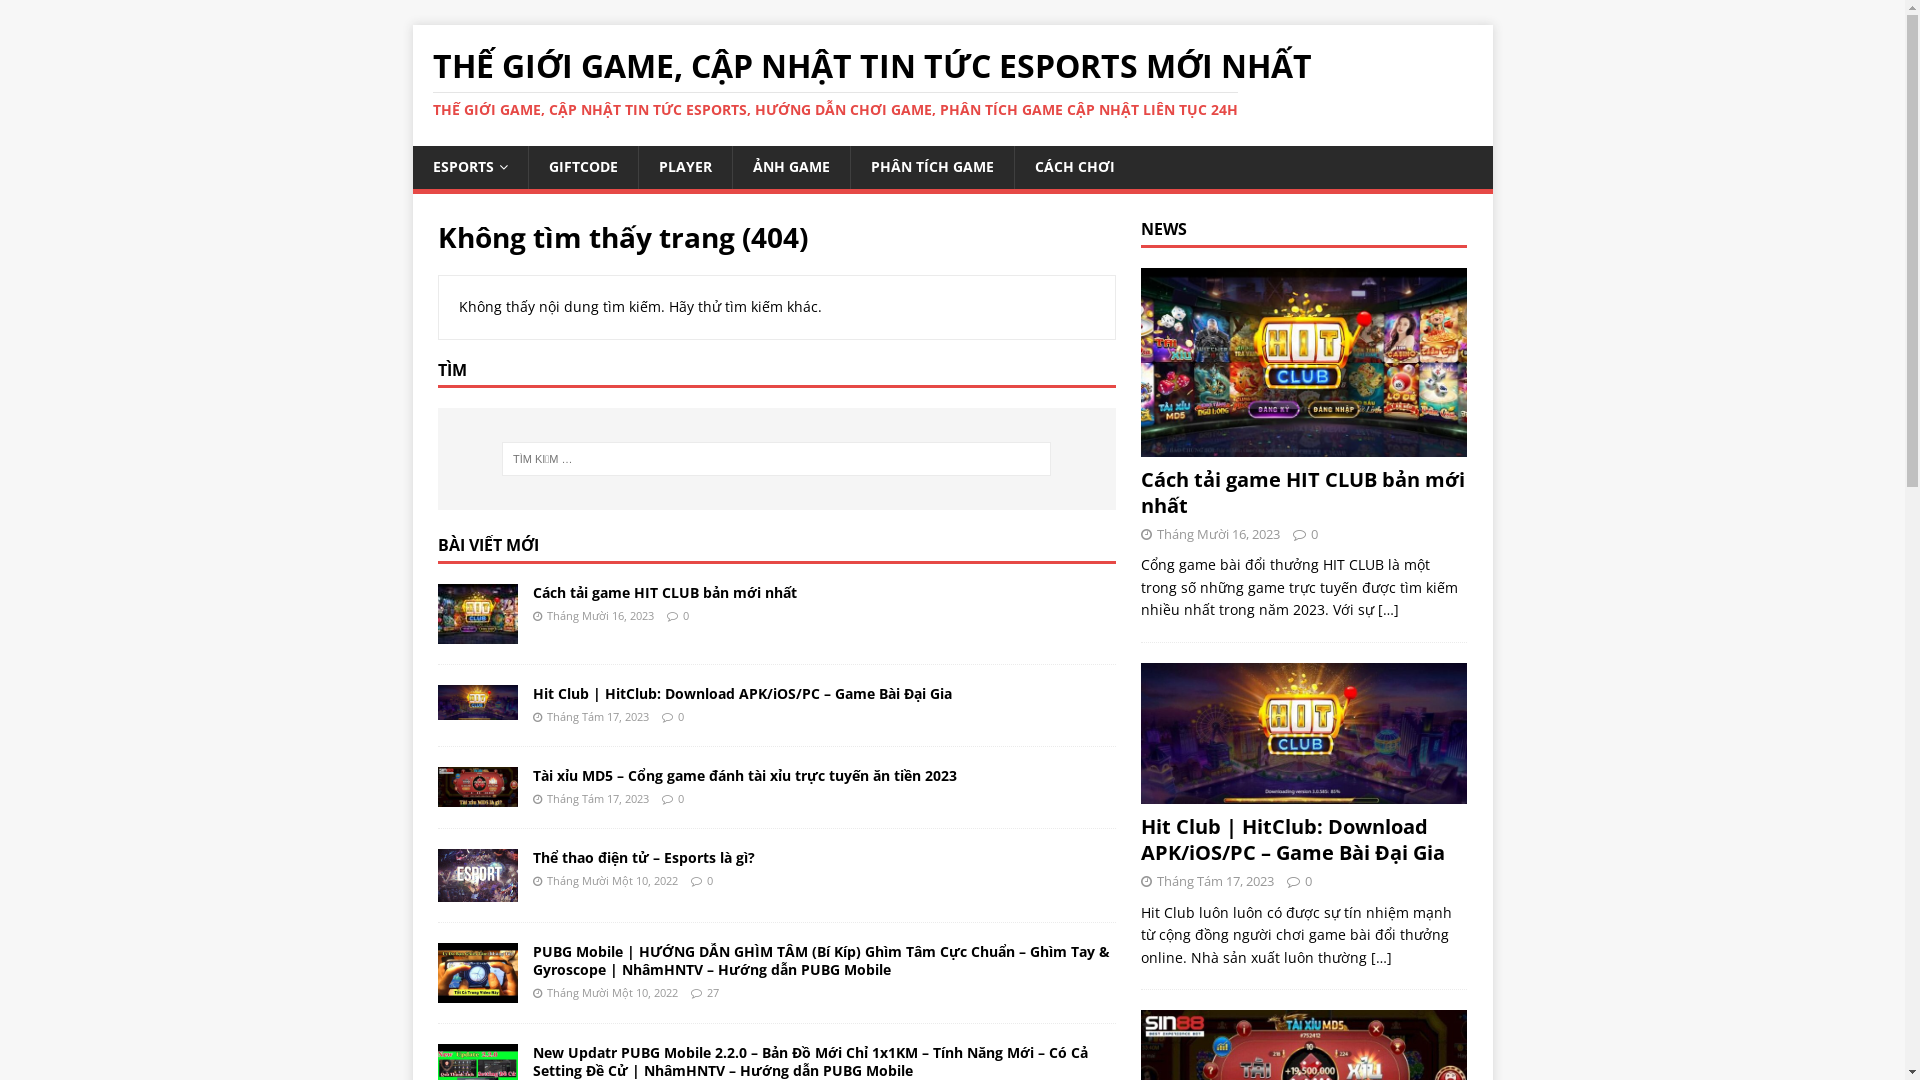  What do you see at coordinates (581, 165) in the screenshot?
I see `'GIFTCODE'` at bounding box center [581, 165].